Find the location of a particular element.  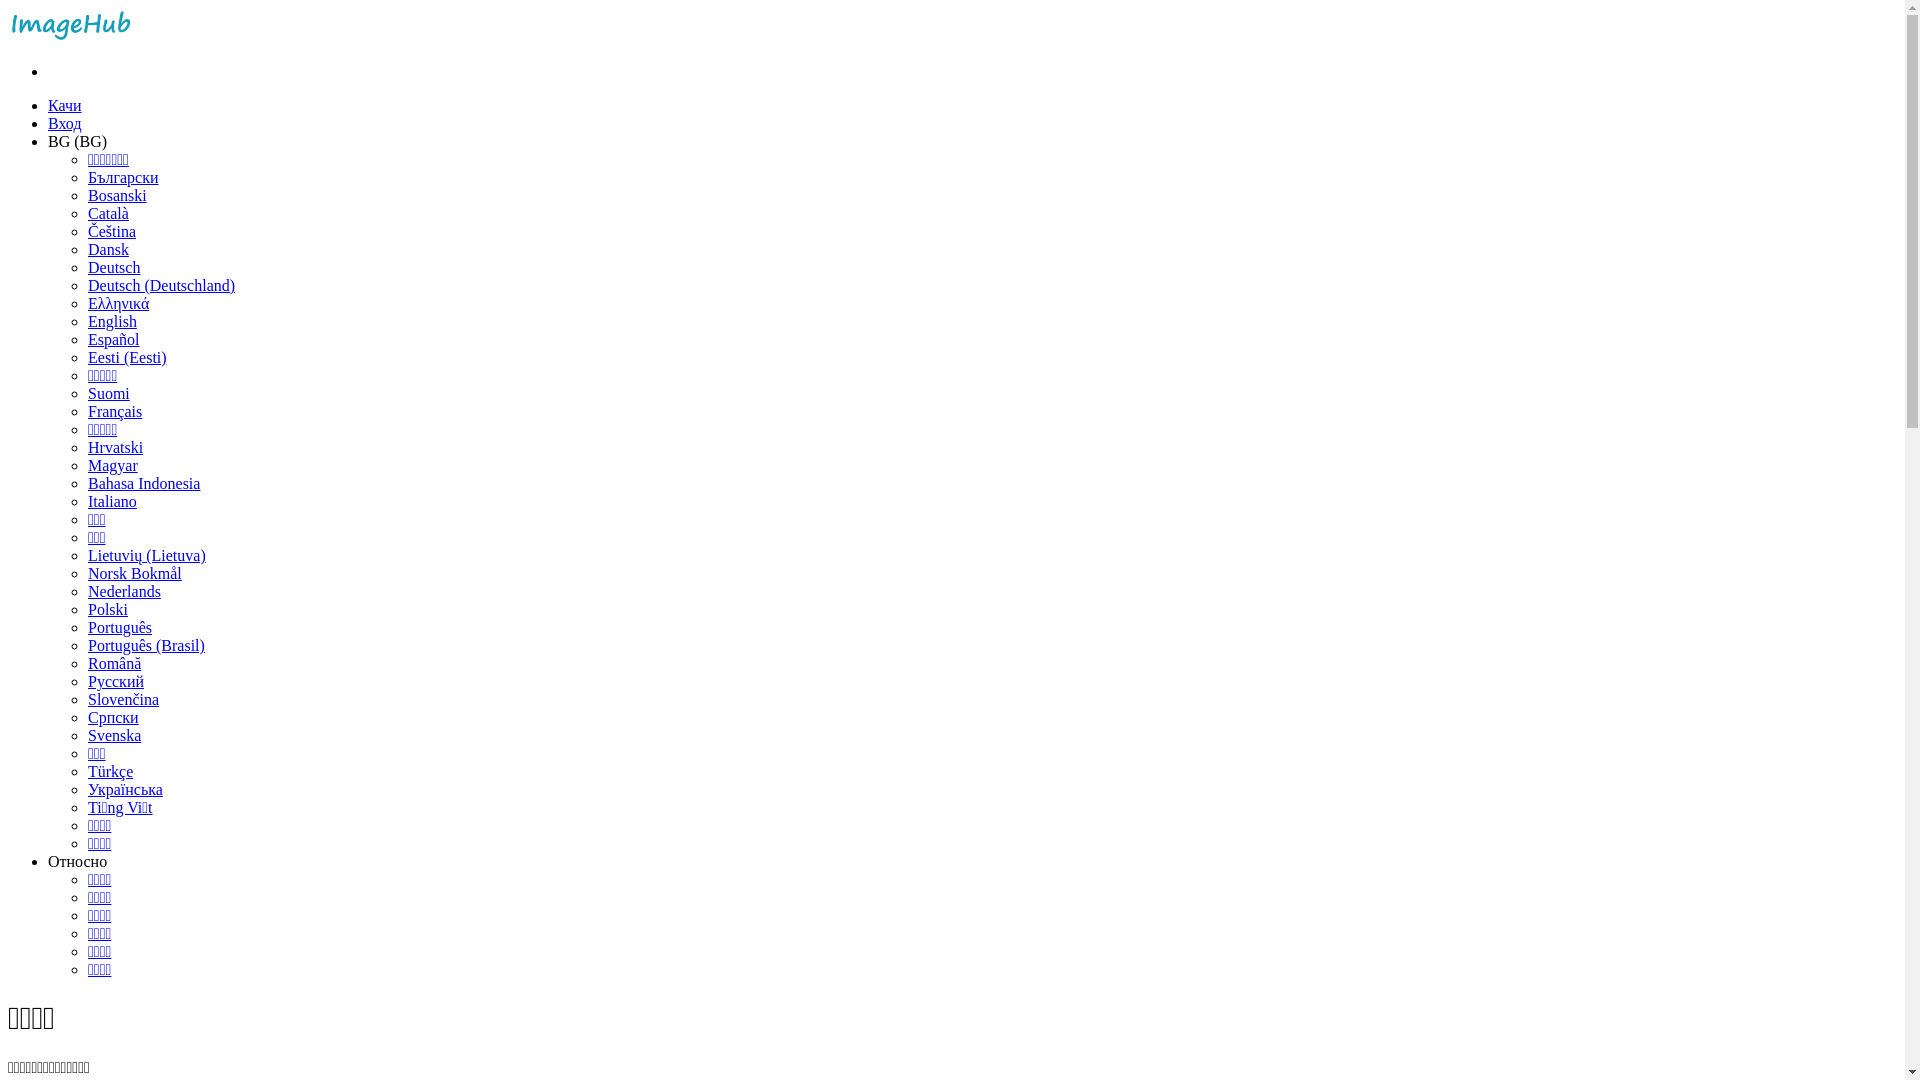

'Svenska' is located at coordinates (113, 735).